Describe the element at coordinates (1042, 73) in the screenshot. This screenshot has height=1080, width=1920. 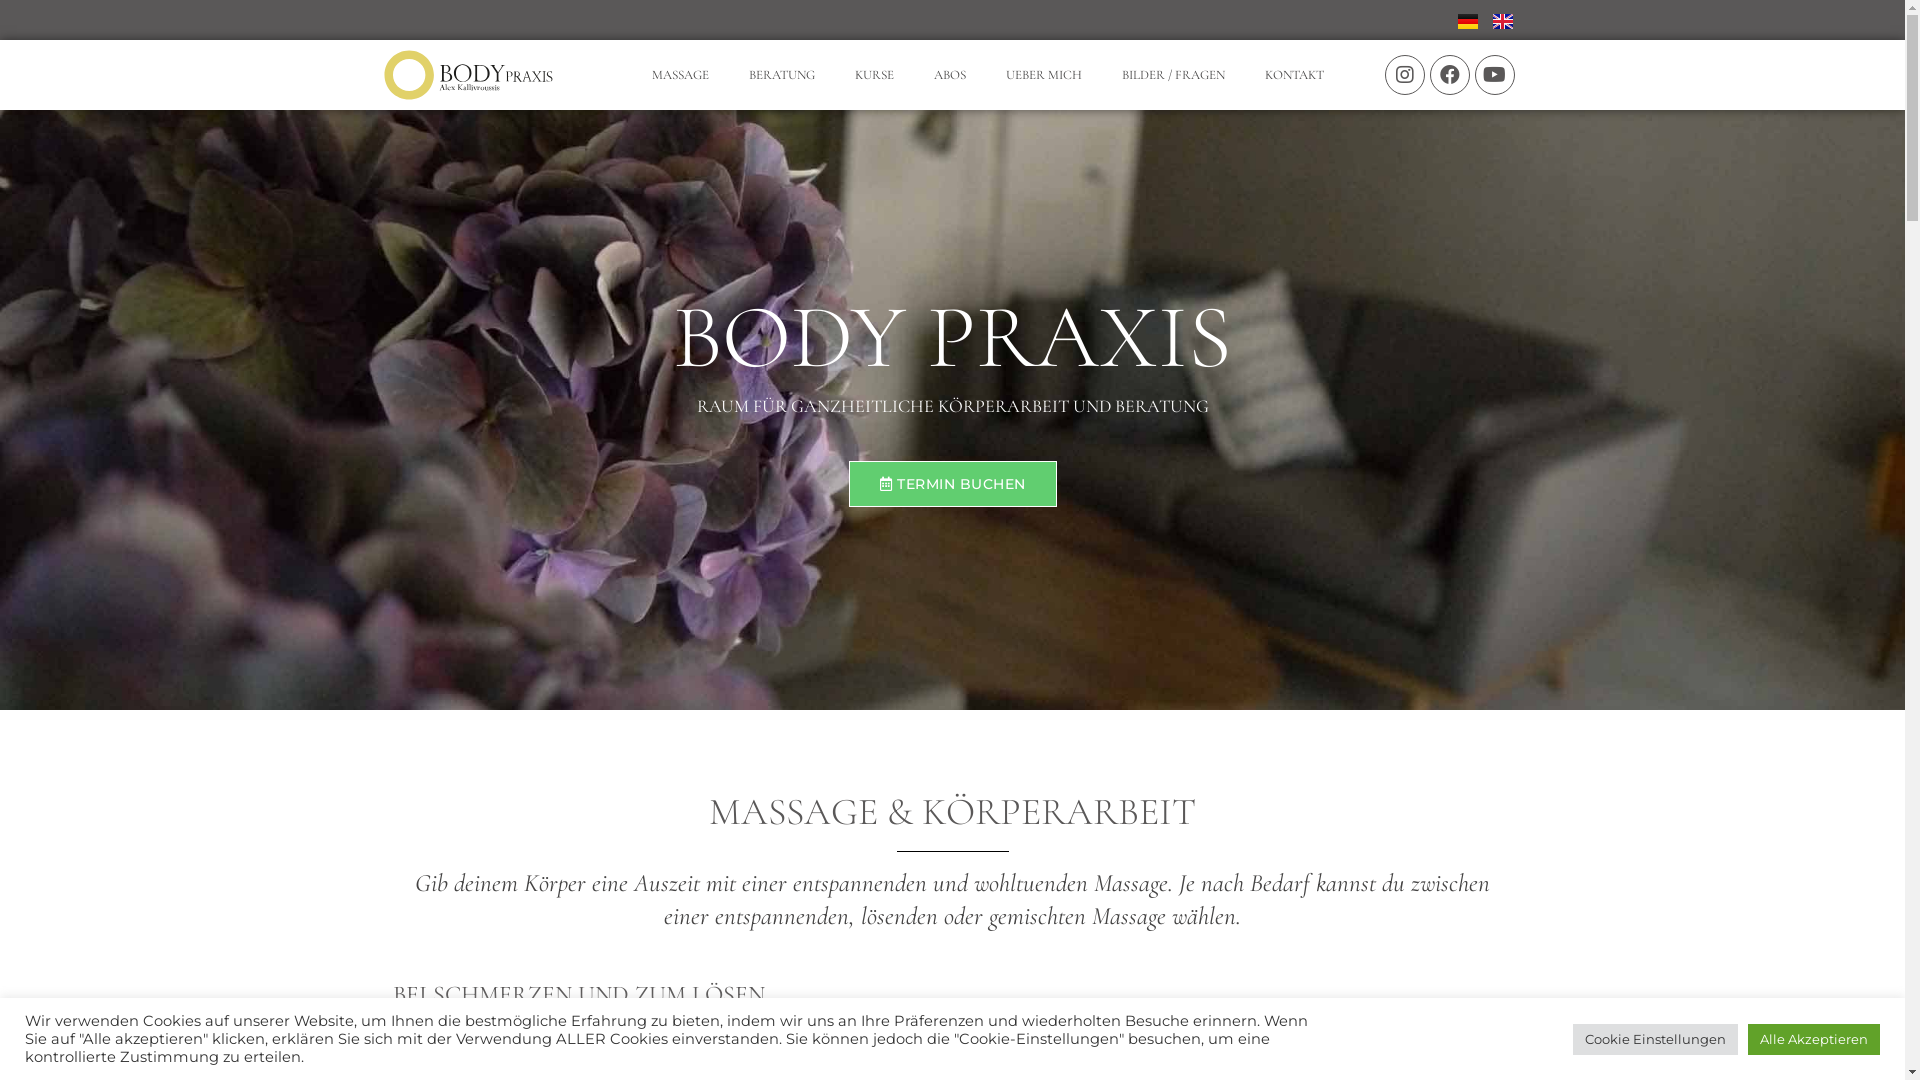
I see `'UEBER MICH'` at that location.